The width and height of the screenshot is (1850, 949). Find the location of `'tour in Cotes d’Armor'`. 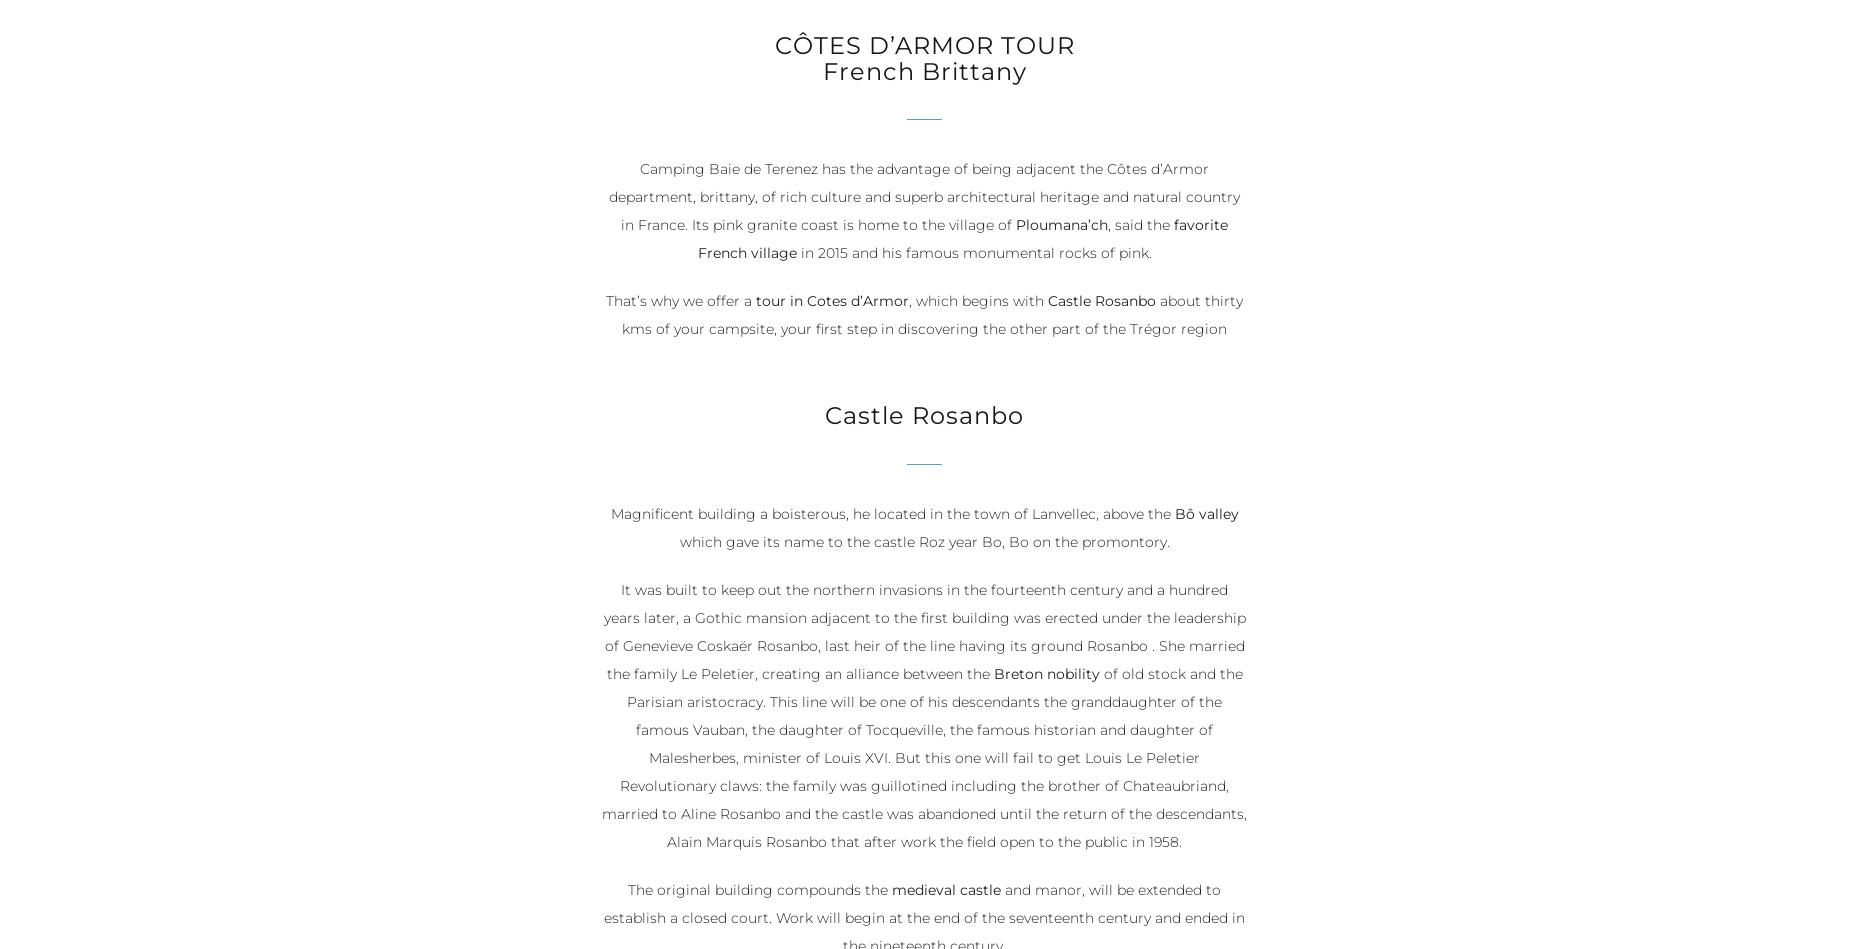

'tour in Cotes d’Armor' is located at coordinates (755, 300).